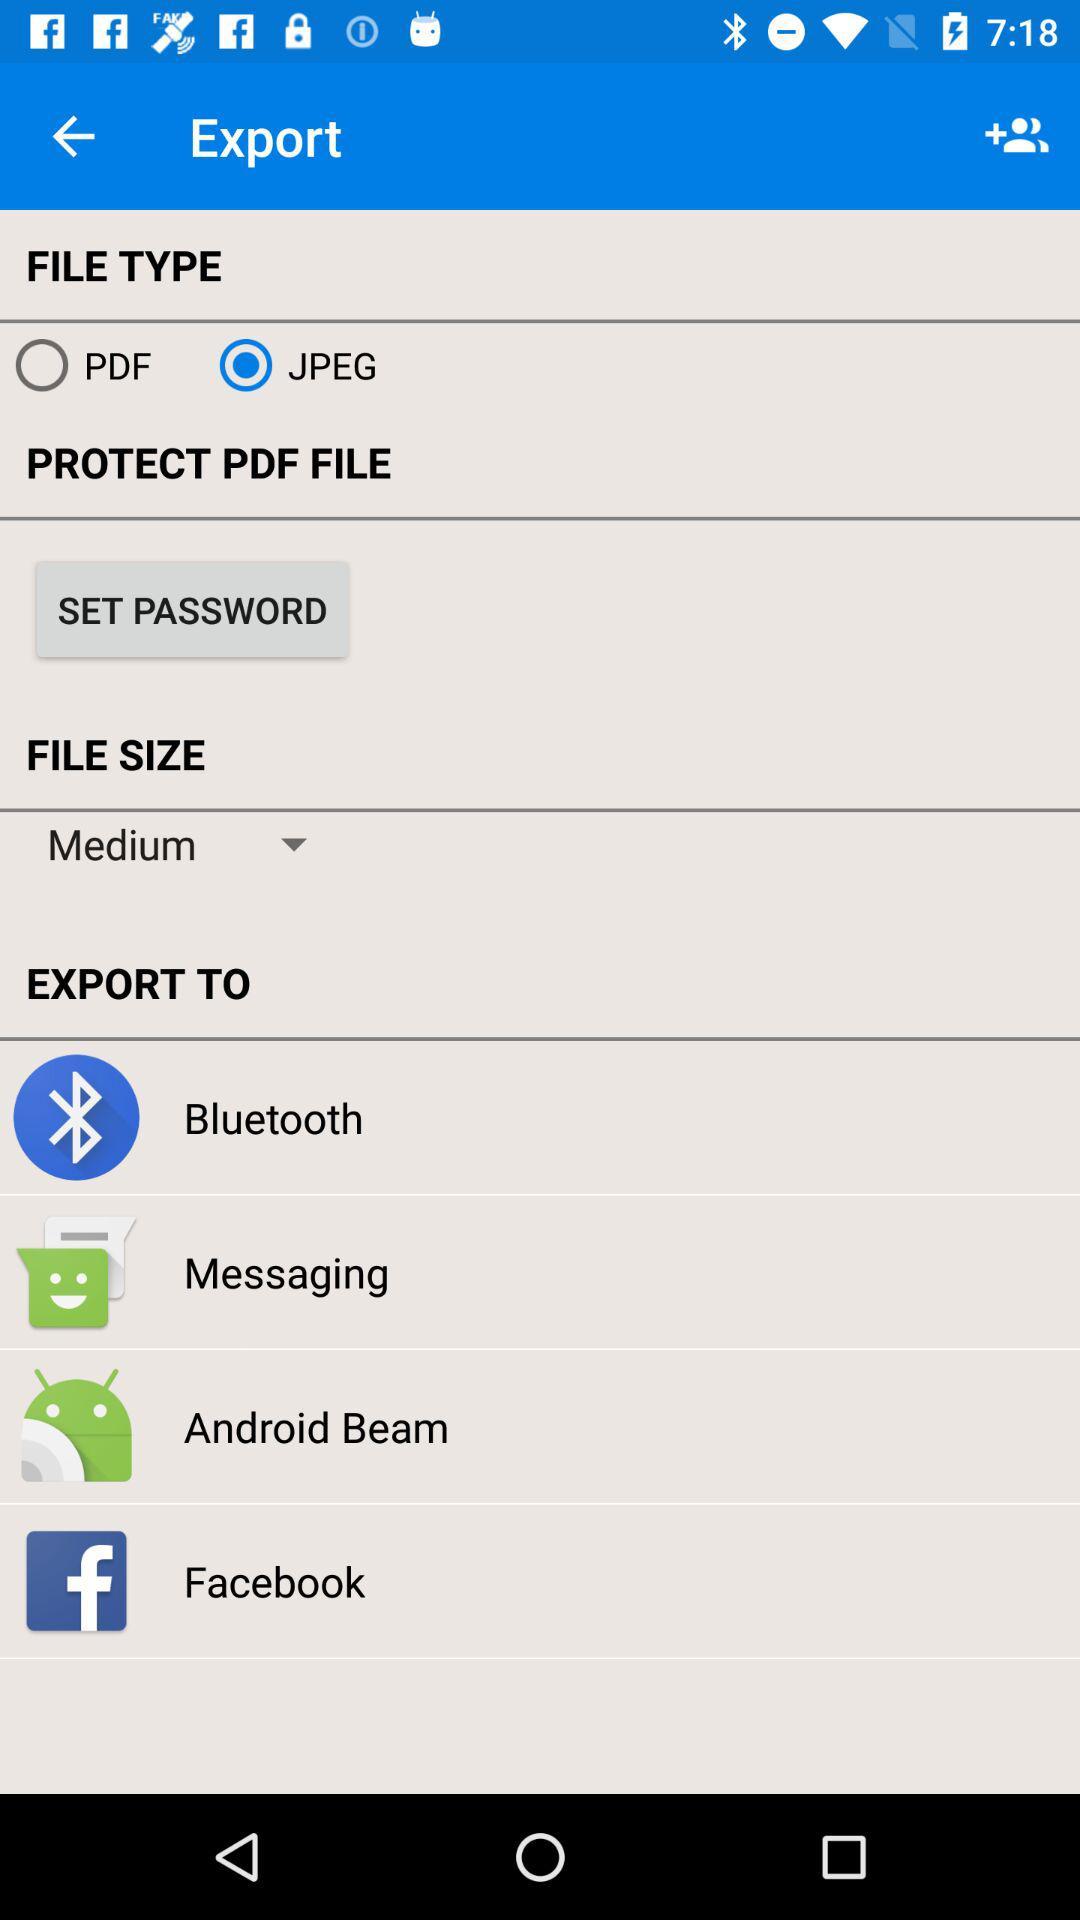 The width and height of the screenshot is (1080, 1920). Describe the element at coordinates (273, 1116) in the screenshot. I see `the bluetooth icon` at that location.